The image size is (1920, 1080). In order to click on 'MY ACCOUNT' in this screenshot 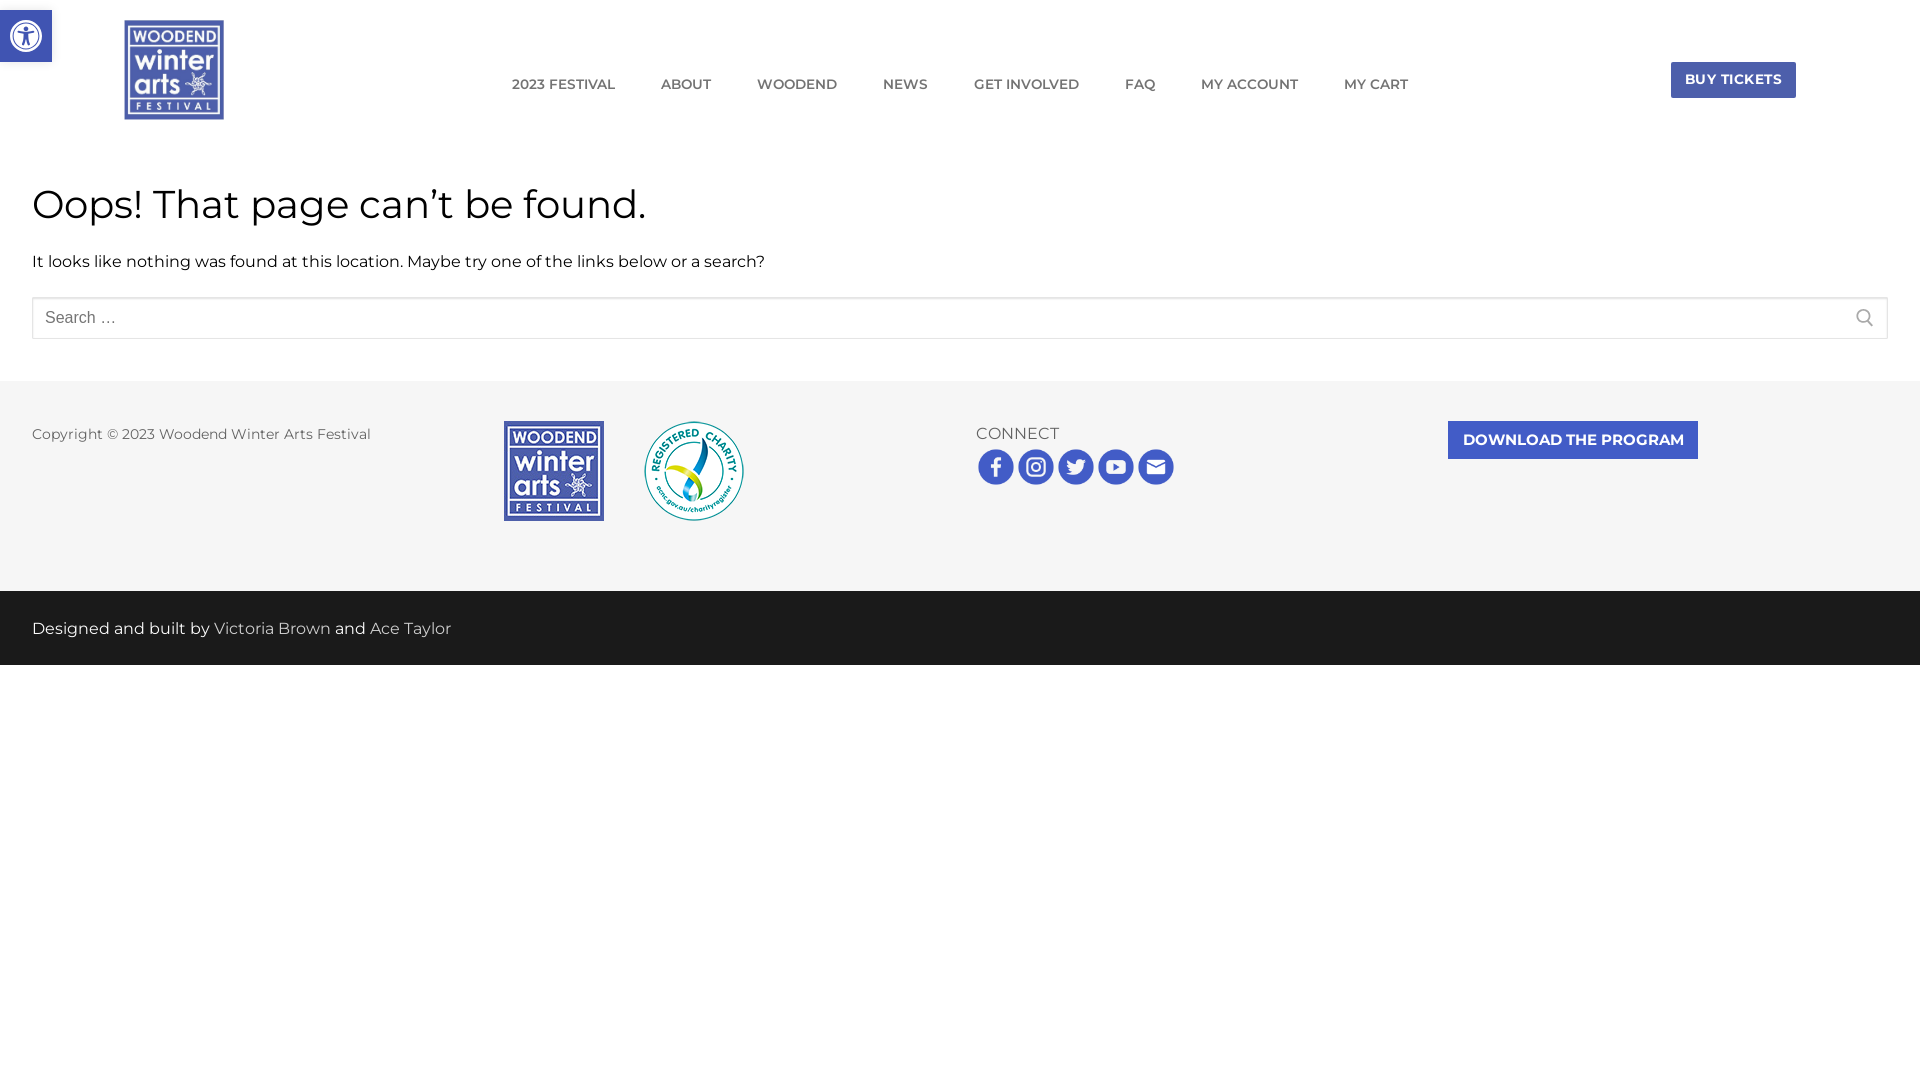, I will do `click(1248, 83)`.